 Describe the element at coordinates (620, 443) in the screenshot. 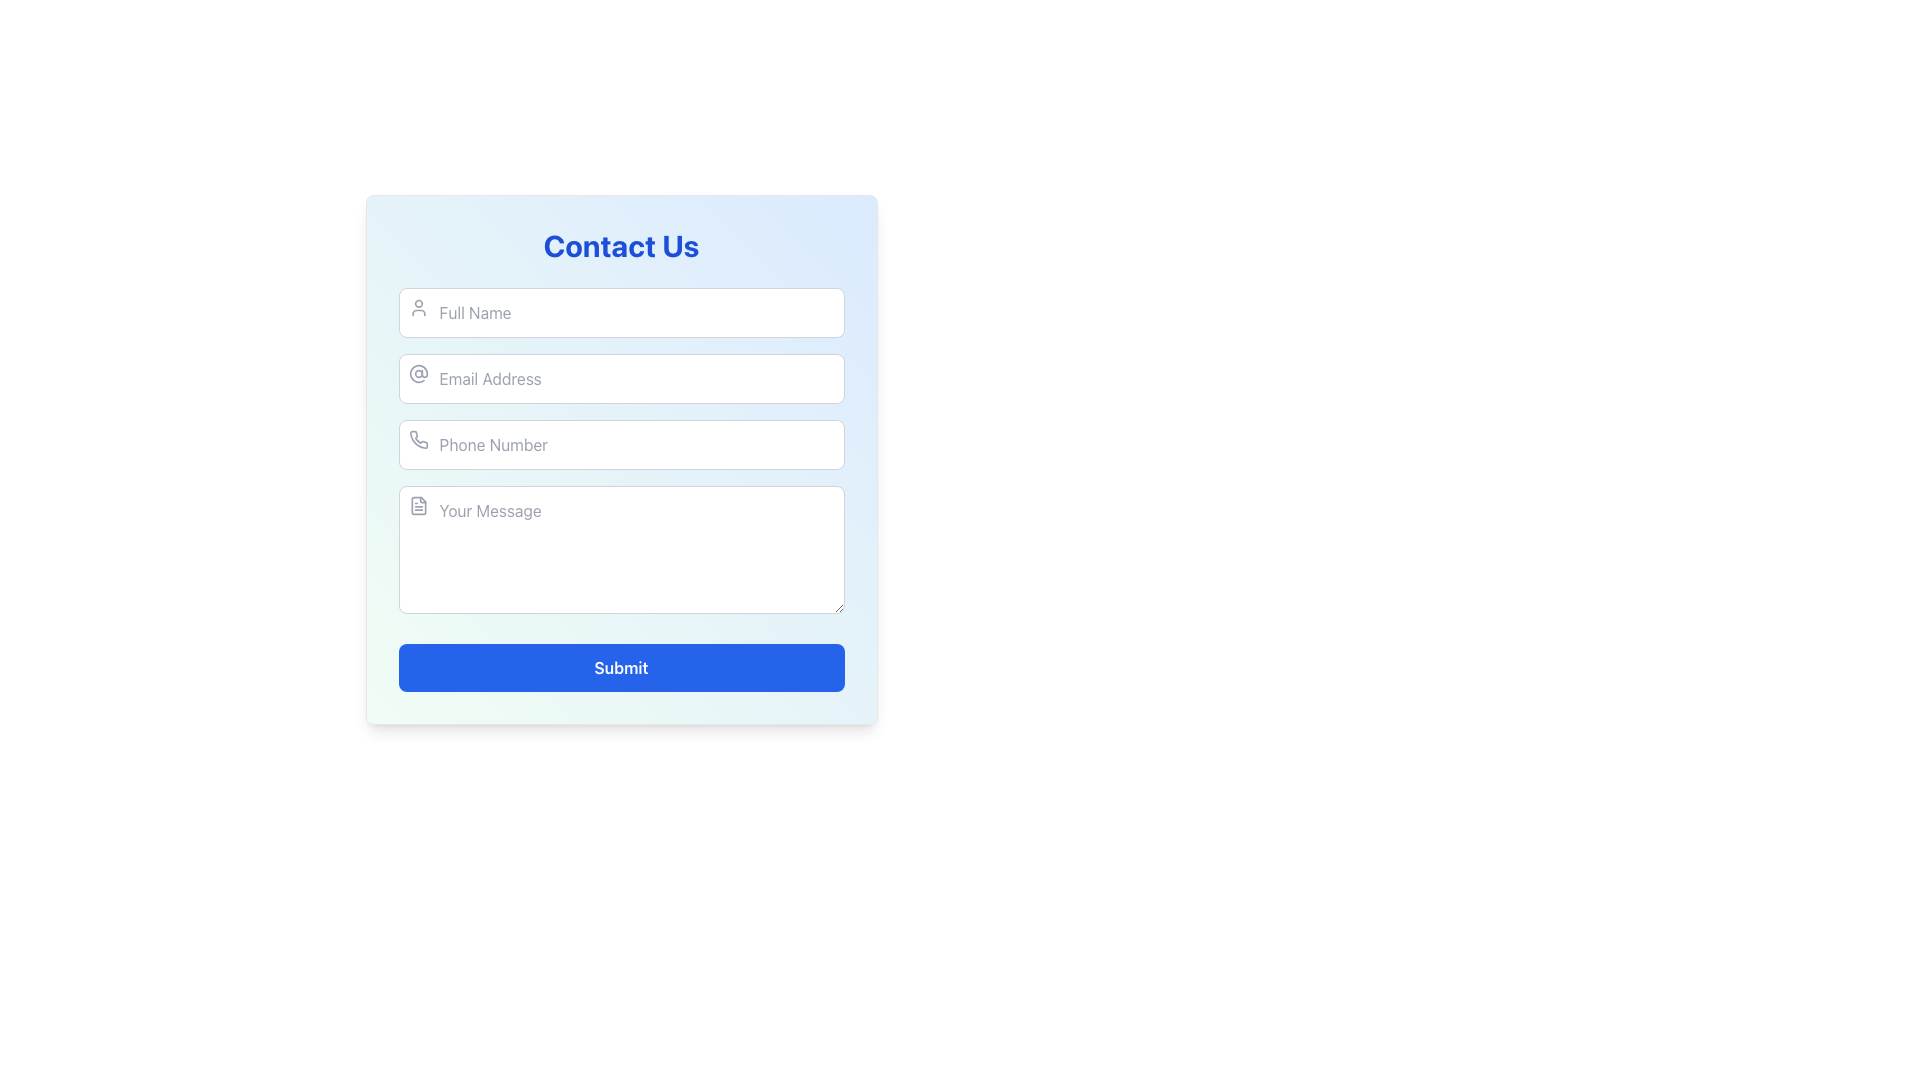

I see `the phone number input field to focus and begin typing` at that location.